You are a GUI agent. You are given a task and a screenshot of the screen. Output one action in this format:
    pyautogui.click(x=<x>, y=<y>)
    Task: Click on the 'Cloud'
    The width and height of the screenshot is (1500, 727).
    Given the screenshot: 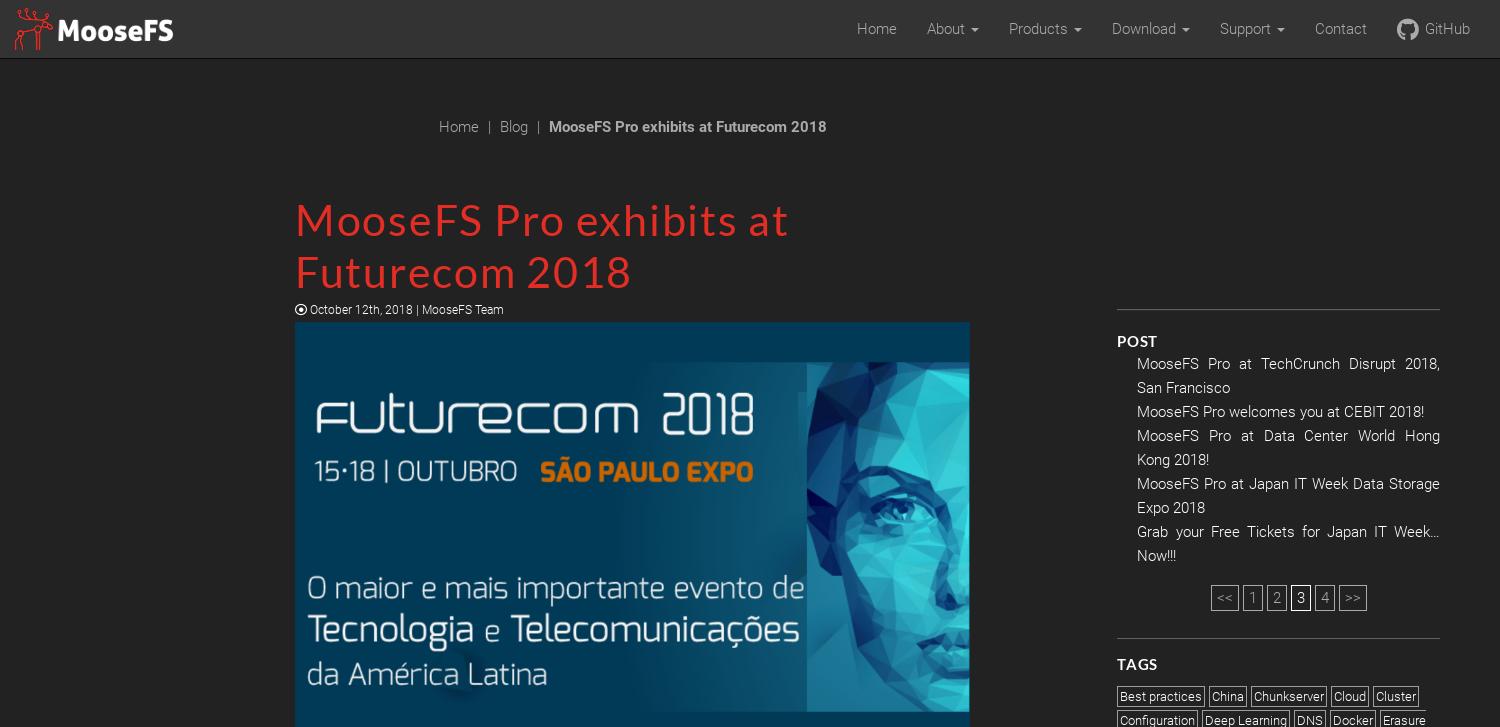 What is the action you would take?
    pyautogui.click(x=1332, y=695)
    